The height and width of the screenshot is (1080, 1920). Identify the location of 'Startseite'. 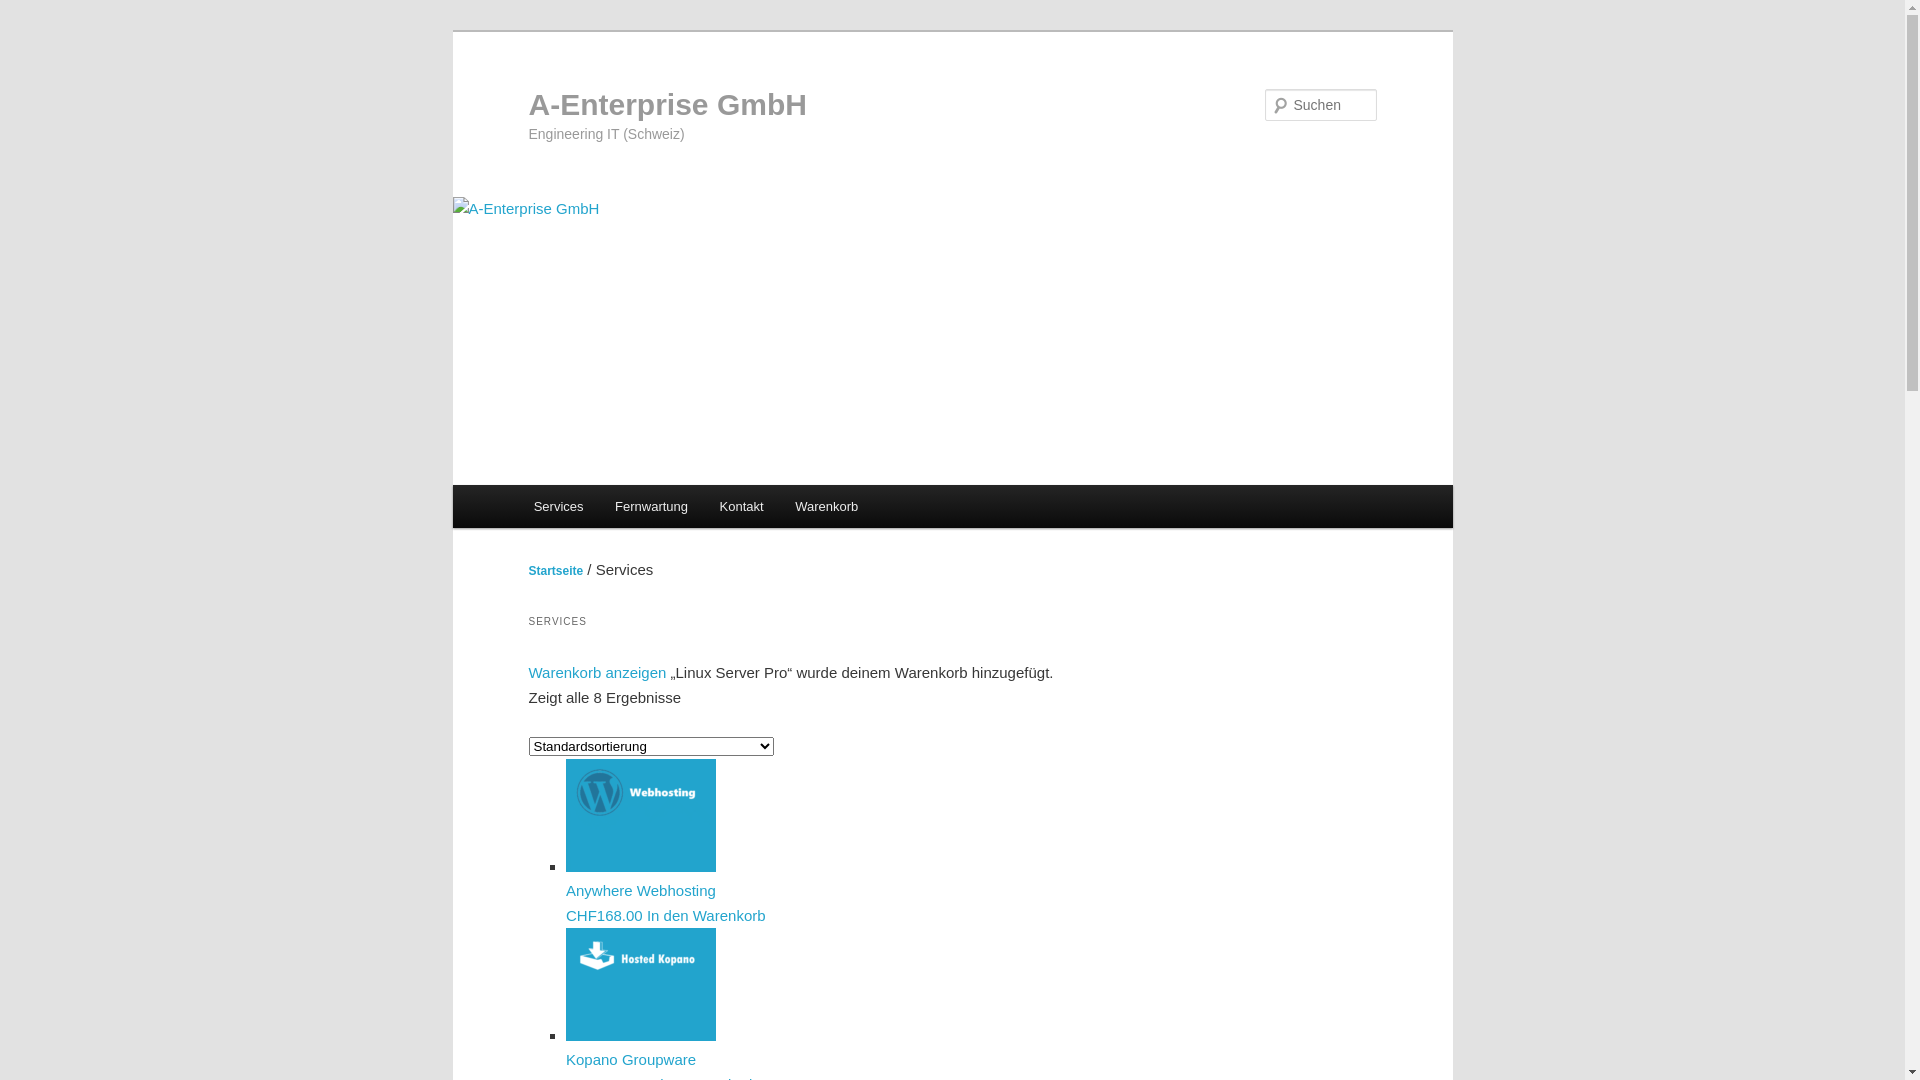
(555, 570).